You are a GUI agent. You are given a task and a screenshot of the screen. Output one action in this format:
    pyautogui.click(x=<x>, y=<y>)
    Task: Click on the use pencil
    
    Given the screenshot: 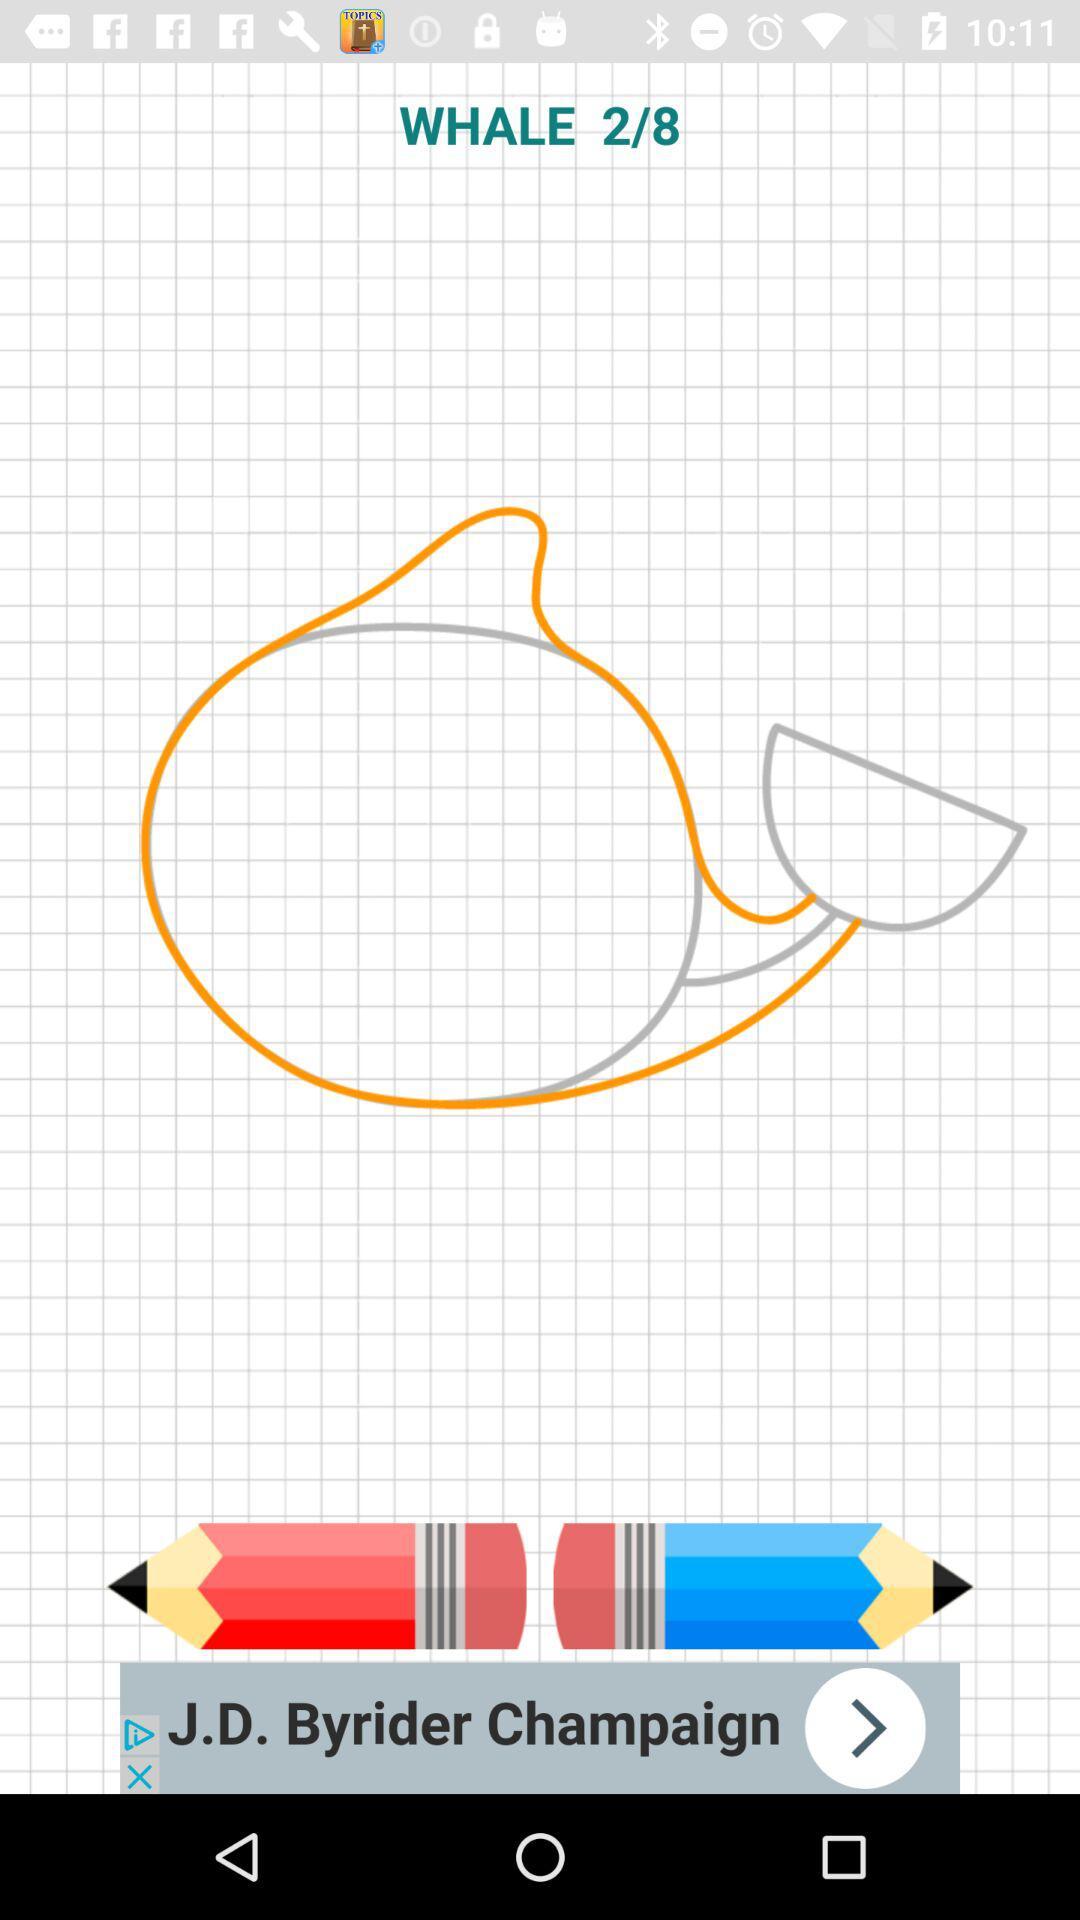 What is the action you would take?
    pyautogui.click(x=315, y=1585)
    